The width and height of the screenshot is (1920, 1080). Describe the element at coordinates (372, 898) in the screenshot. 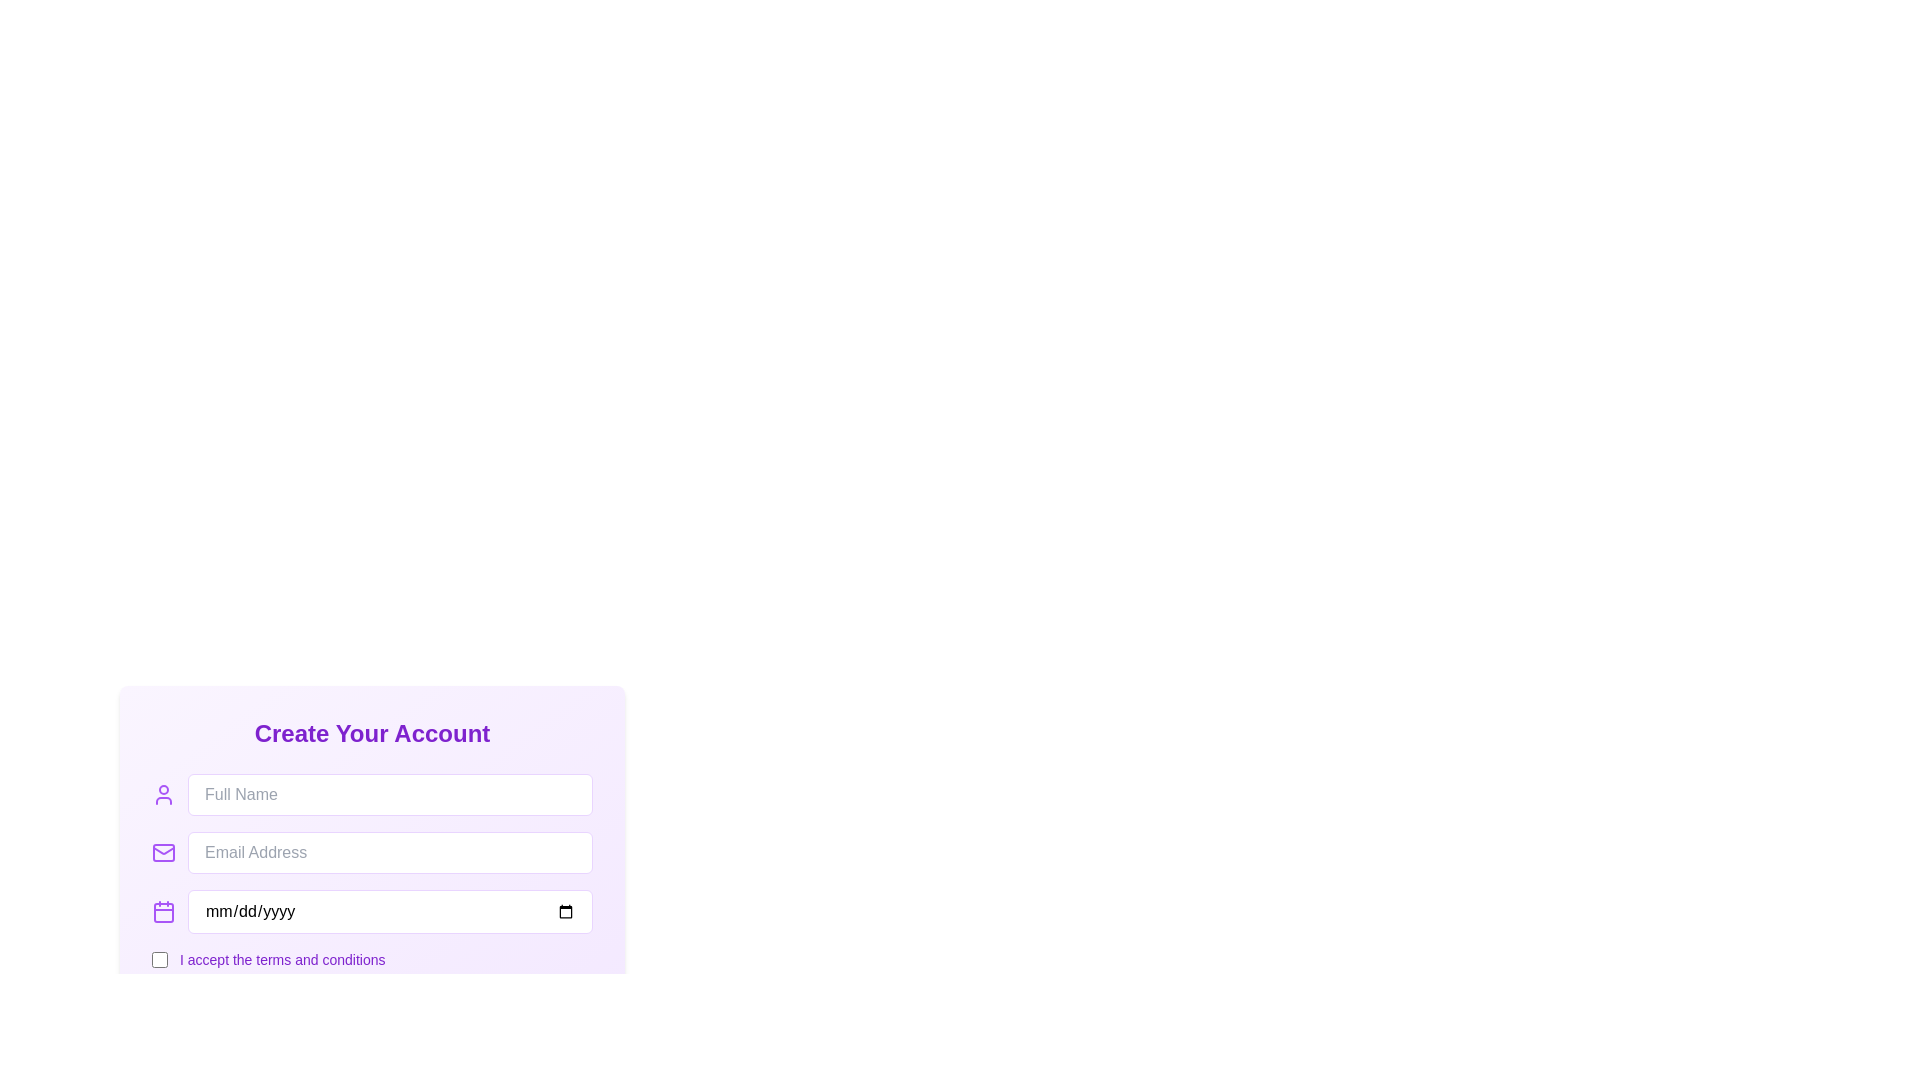

I see `the 'Clear Form' button, which is a lighter purple button with rounded corners located below the input fields in the user registration form` at that location.